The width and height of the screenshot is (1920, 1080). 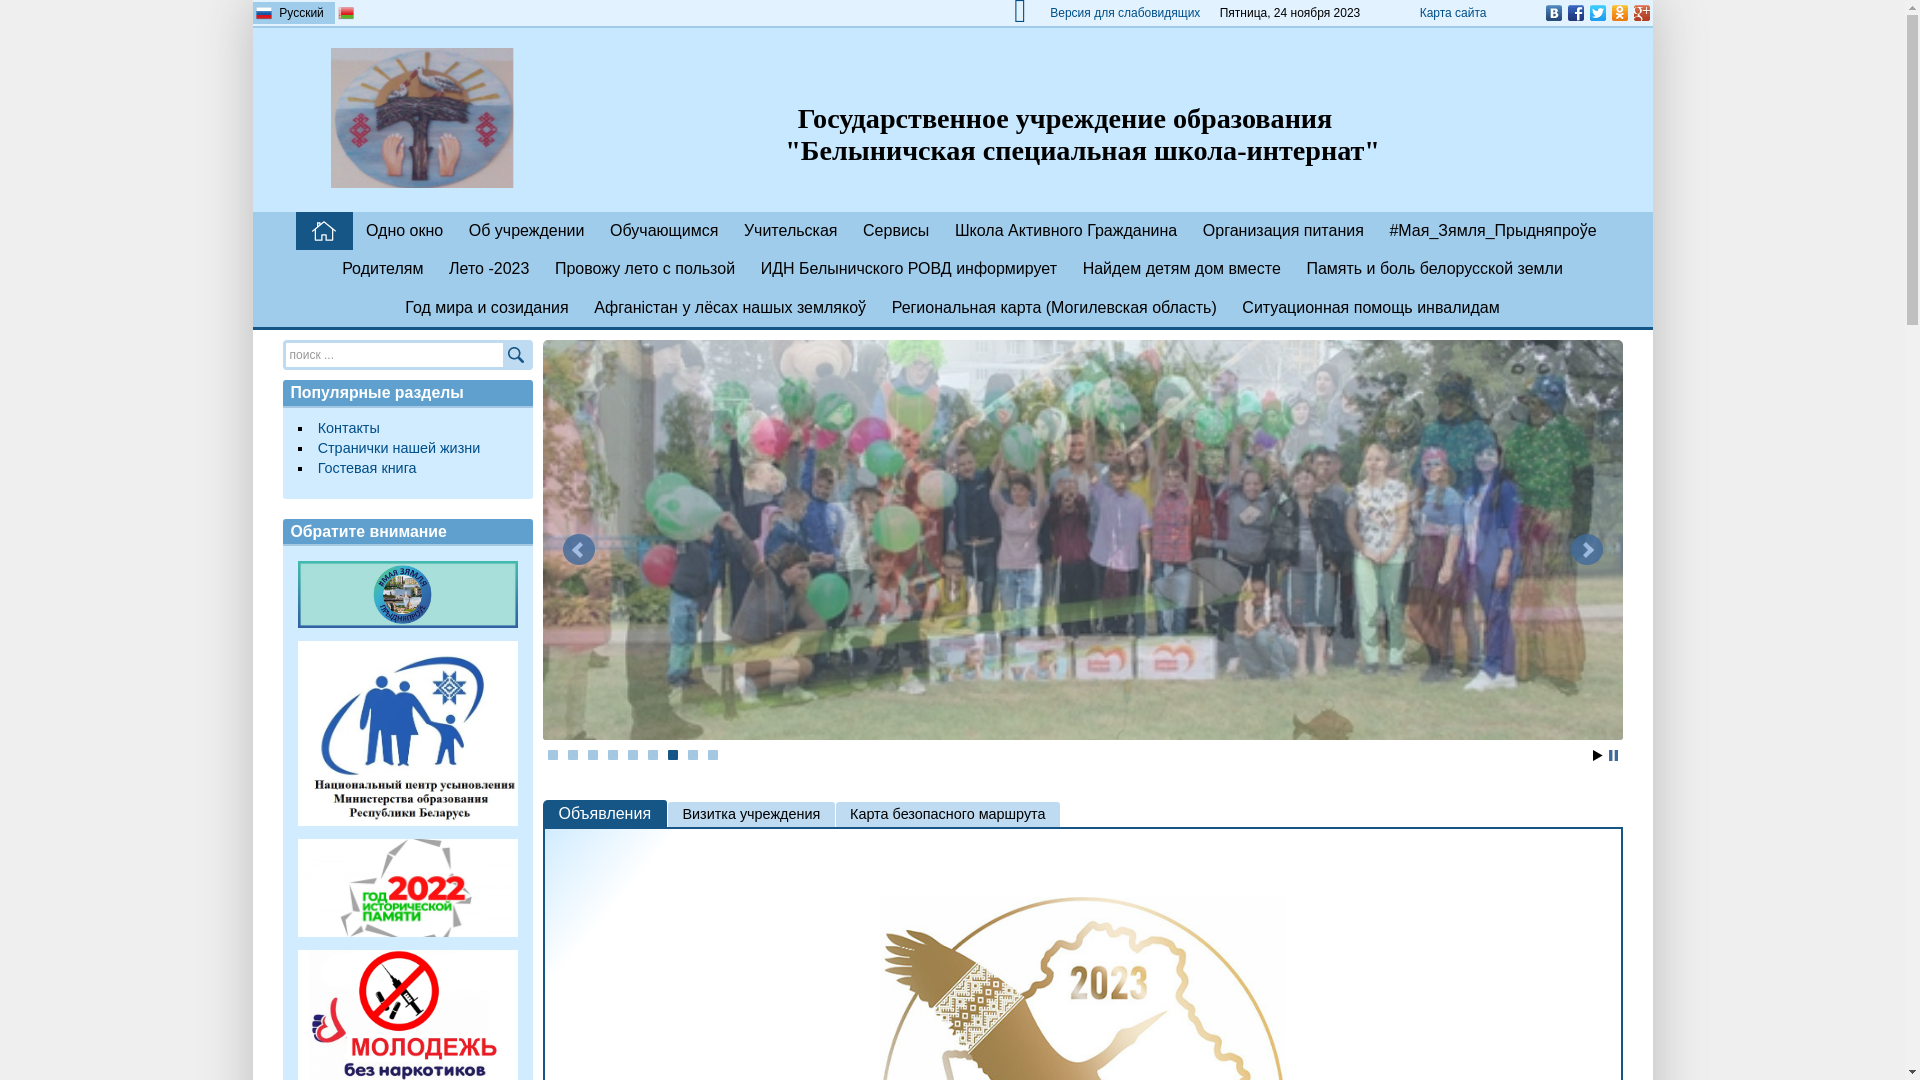 What do you see at coordinates (1612, 755) in the screenshot?
I see `'Stop'` at bounding box center [1612, 755].